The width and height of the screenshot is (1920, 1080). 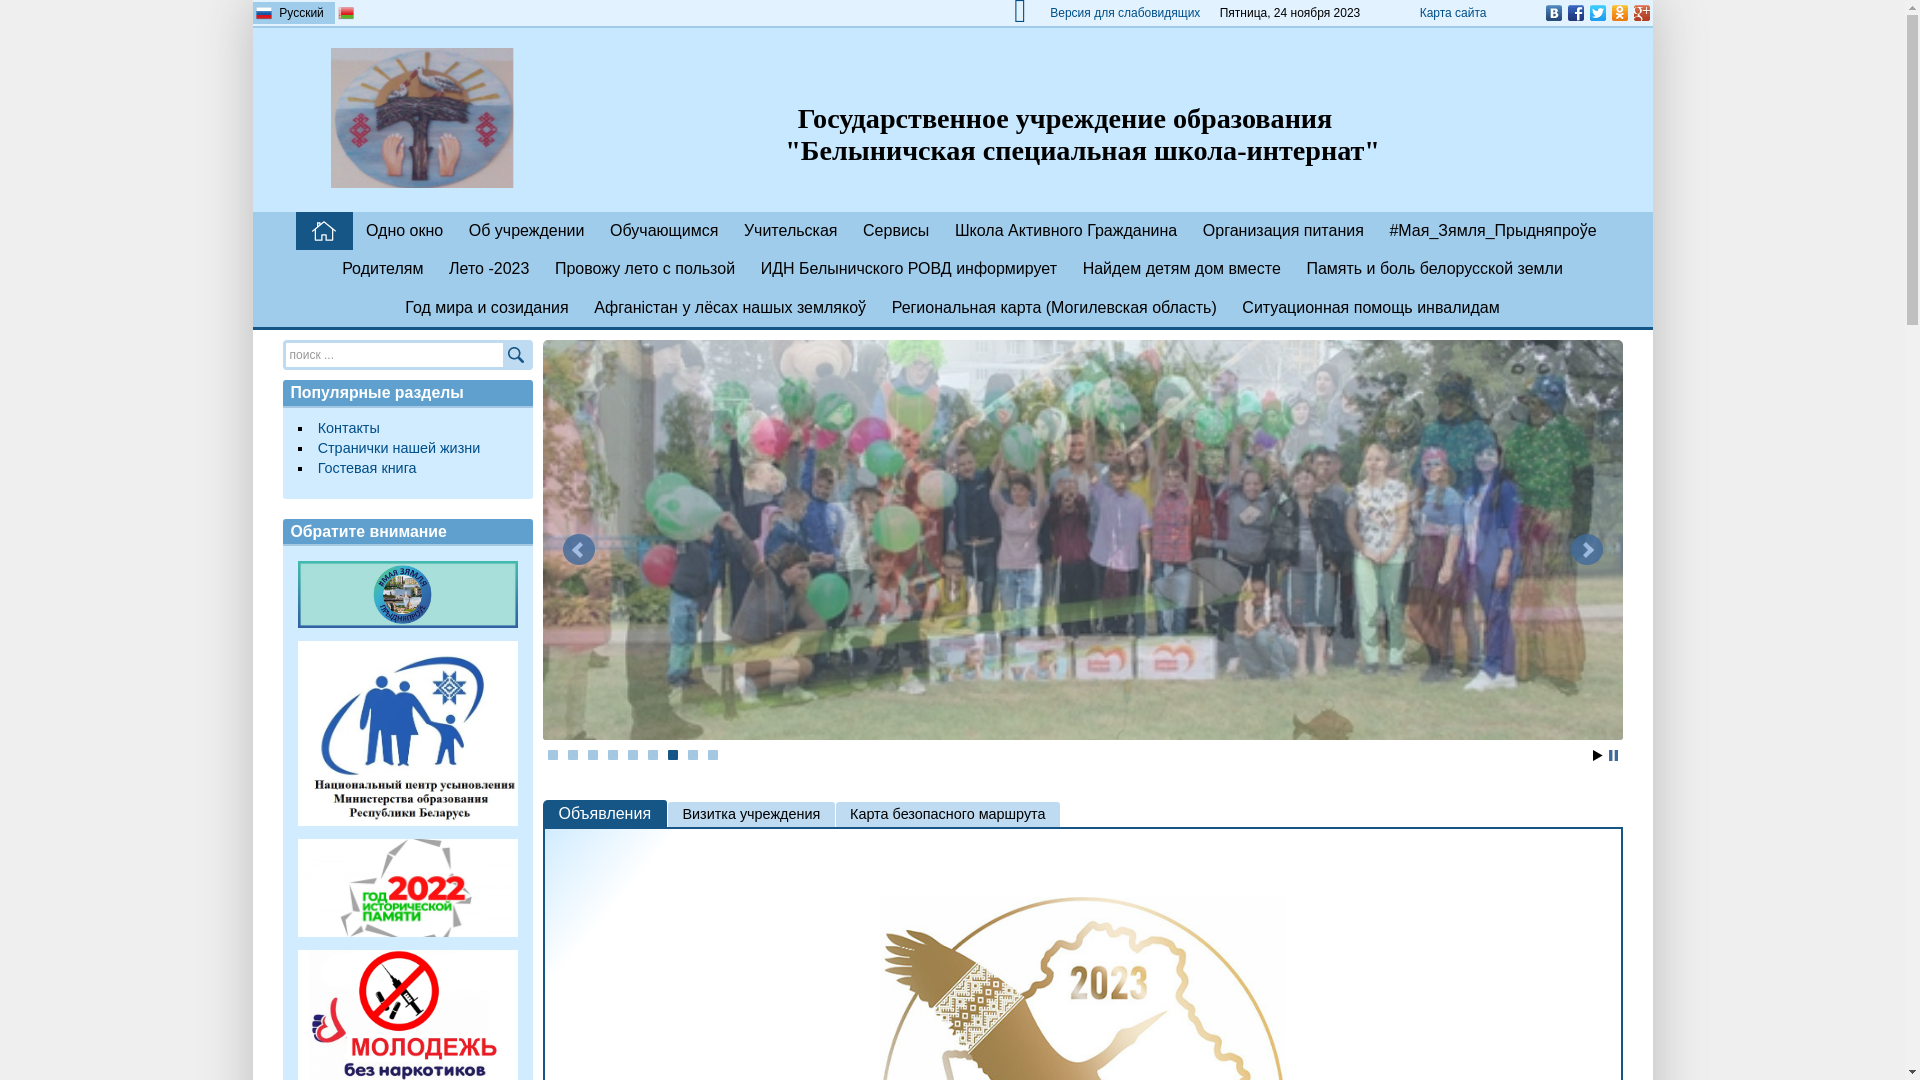 What do you see at coordinates (1612, 755) in the screenshot?
I see `'Stop'` at bounding box center [1612, 755].